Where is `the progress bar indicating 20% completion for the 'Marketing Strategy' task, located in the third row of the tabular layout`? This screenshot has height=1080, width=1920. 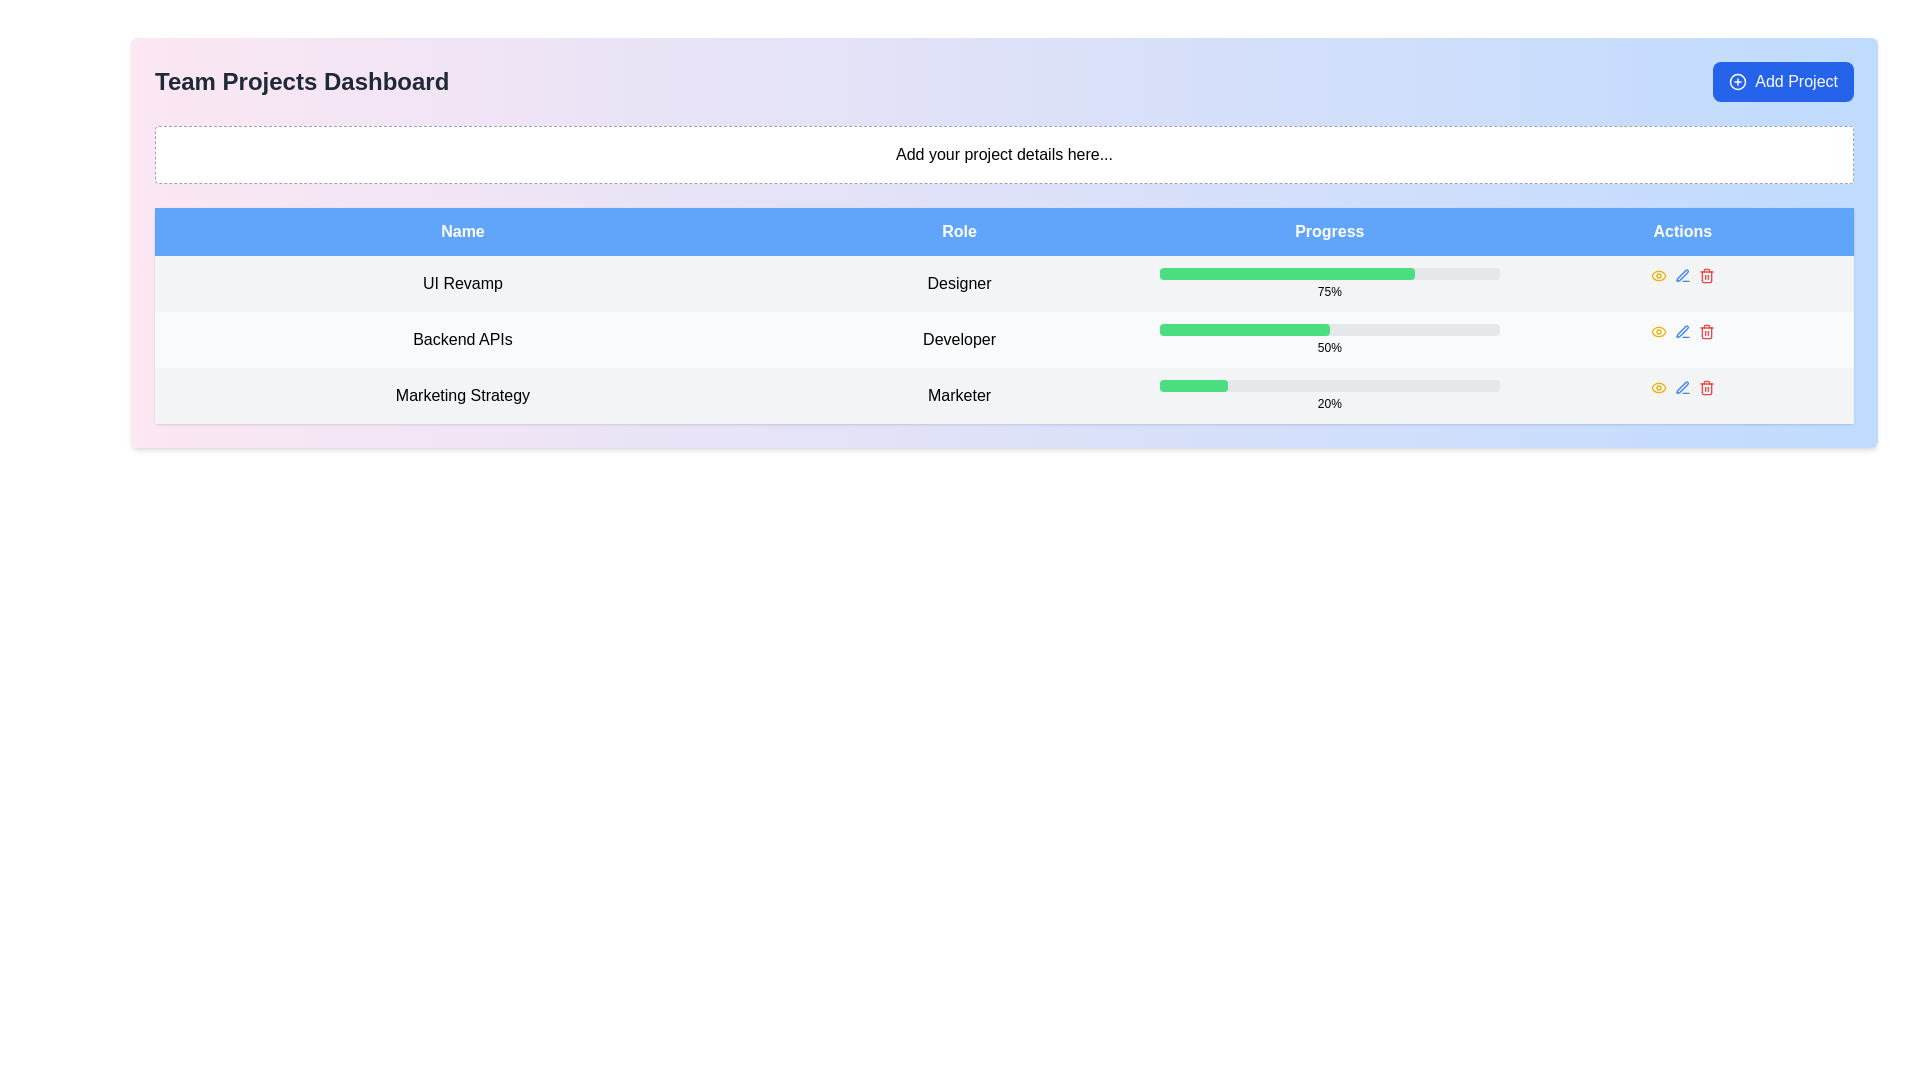
the progress bar indicating 20% completion for the 'Marketing Strategy' task, located in the third row of the tabular layout is located at coordinates (1329, 385).